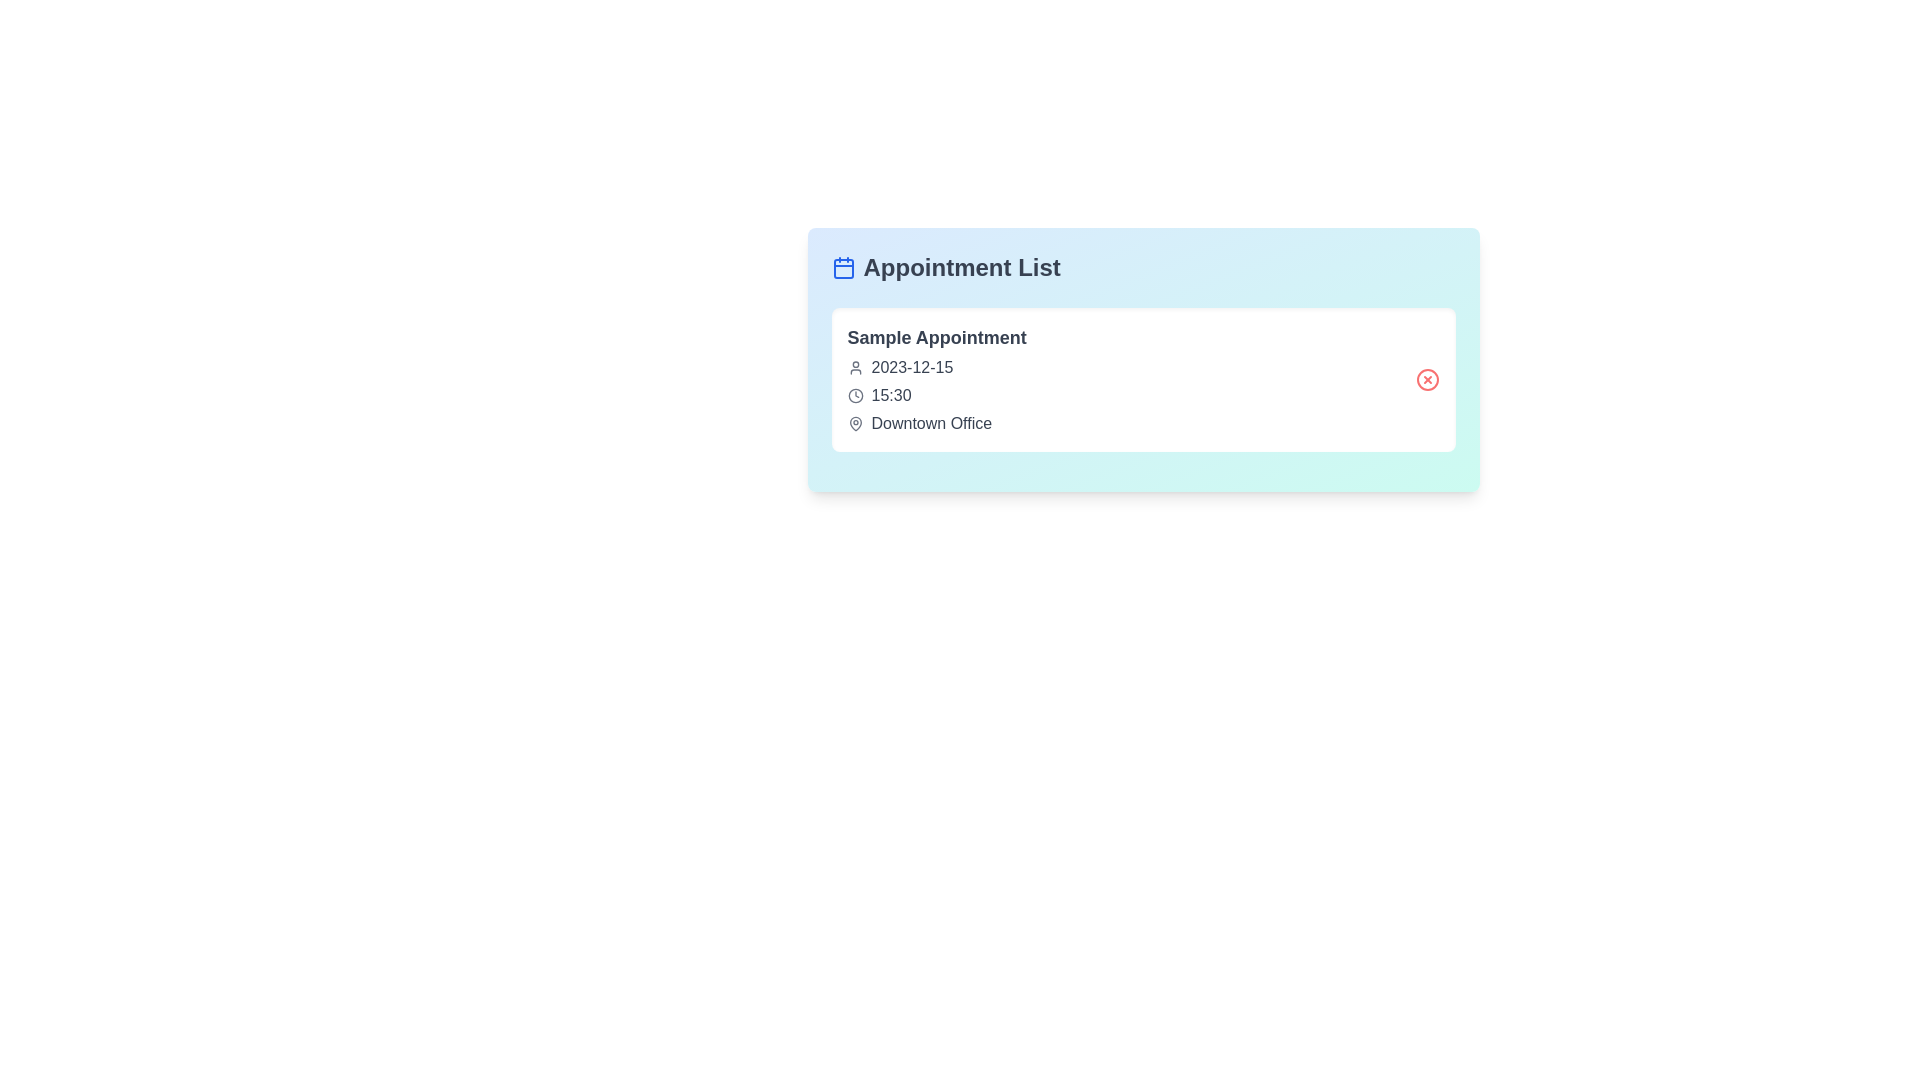 This screenshot has width=1920, height=1080. Describe the element at coordinates (936, 337) in the screenshot. I see `the Text label that serves as the title for the specific appointment entry, located in the upper-left section of the card under 'Appointment List'` at that location.